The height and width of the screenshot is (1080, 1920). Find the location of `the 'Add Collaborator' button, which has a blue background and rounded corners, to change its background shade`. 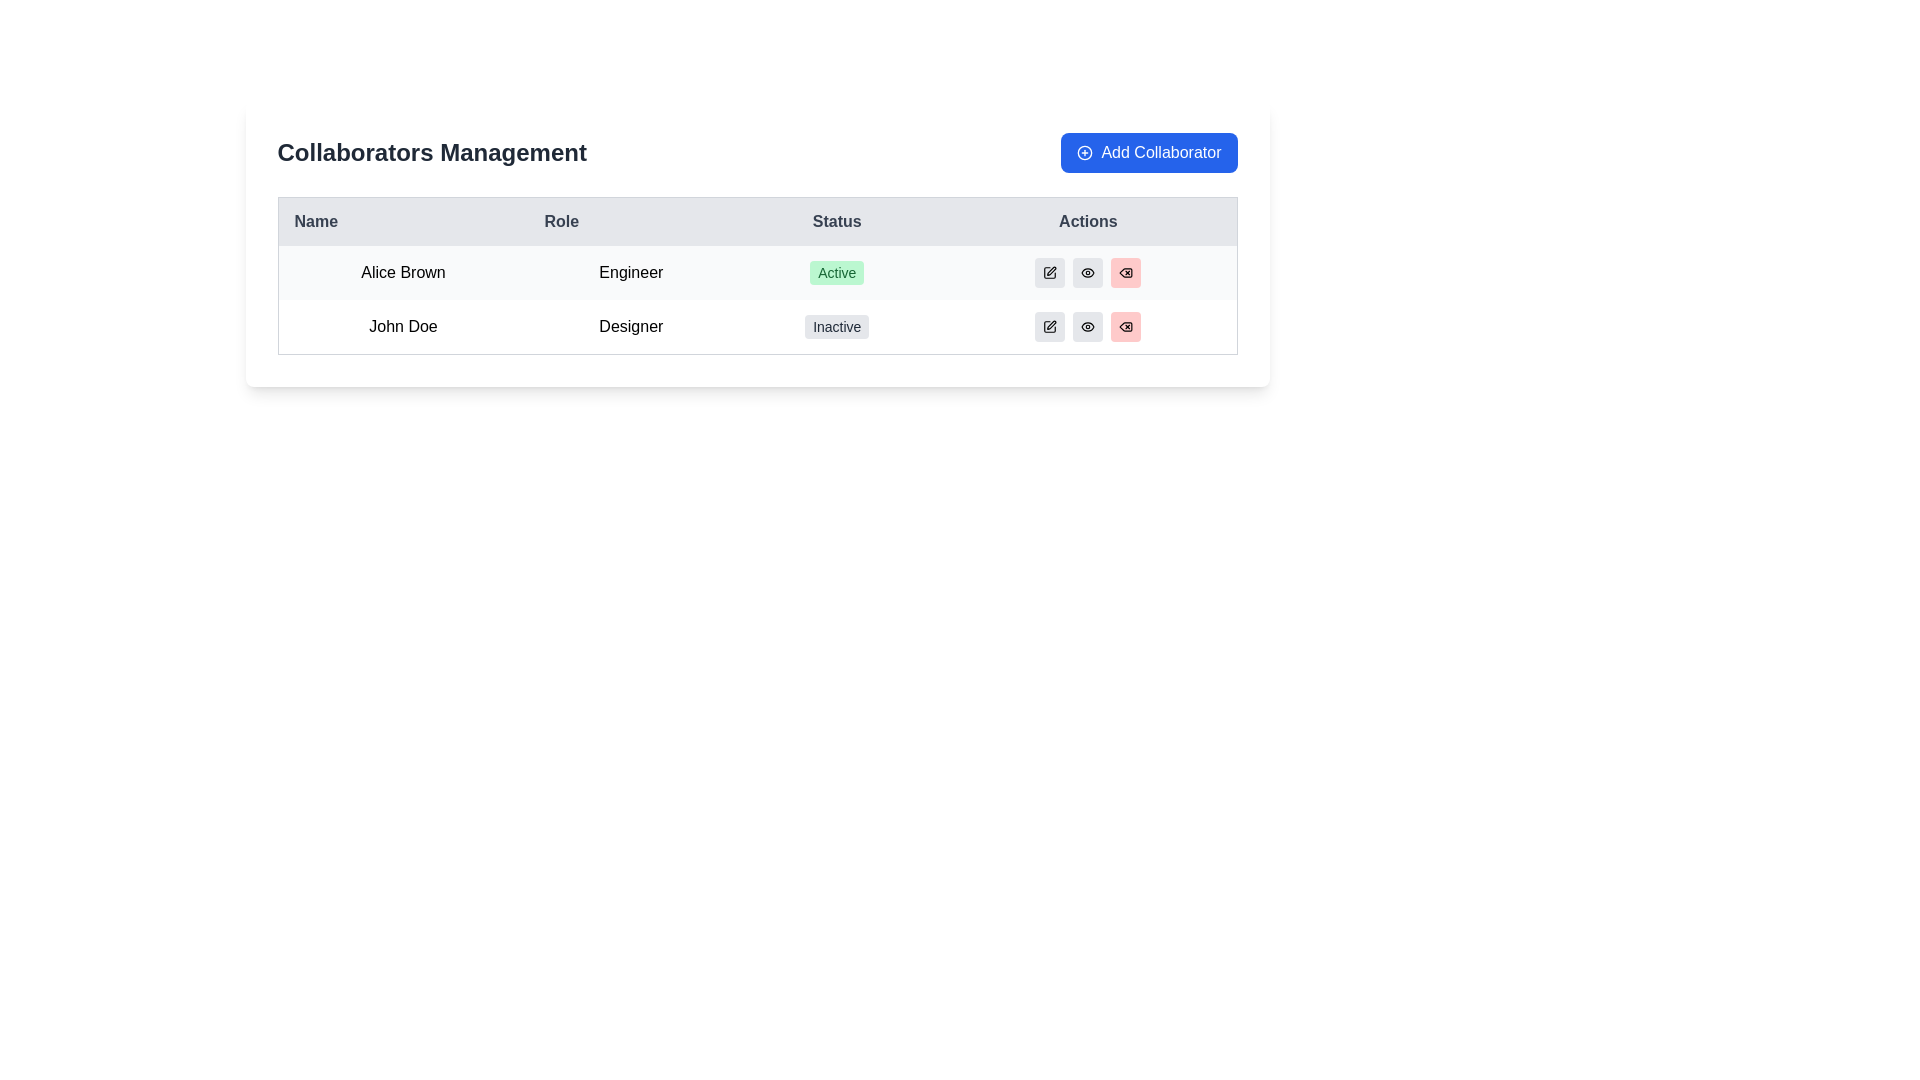

the 'Add Collaborator' button, which has a blue background and rounded corners, to change its background shade is located at coordinates (1149, 152).